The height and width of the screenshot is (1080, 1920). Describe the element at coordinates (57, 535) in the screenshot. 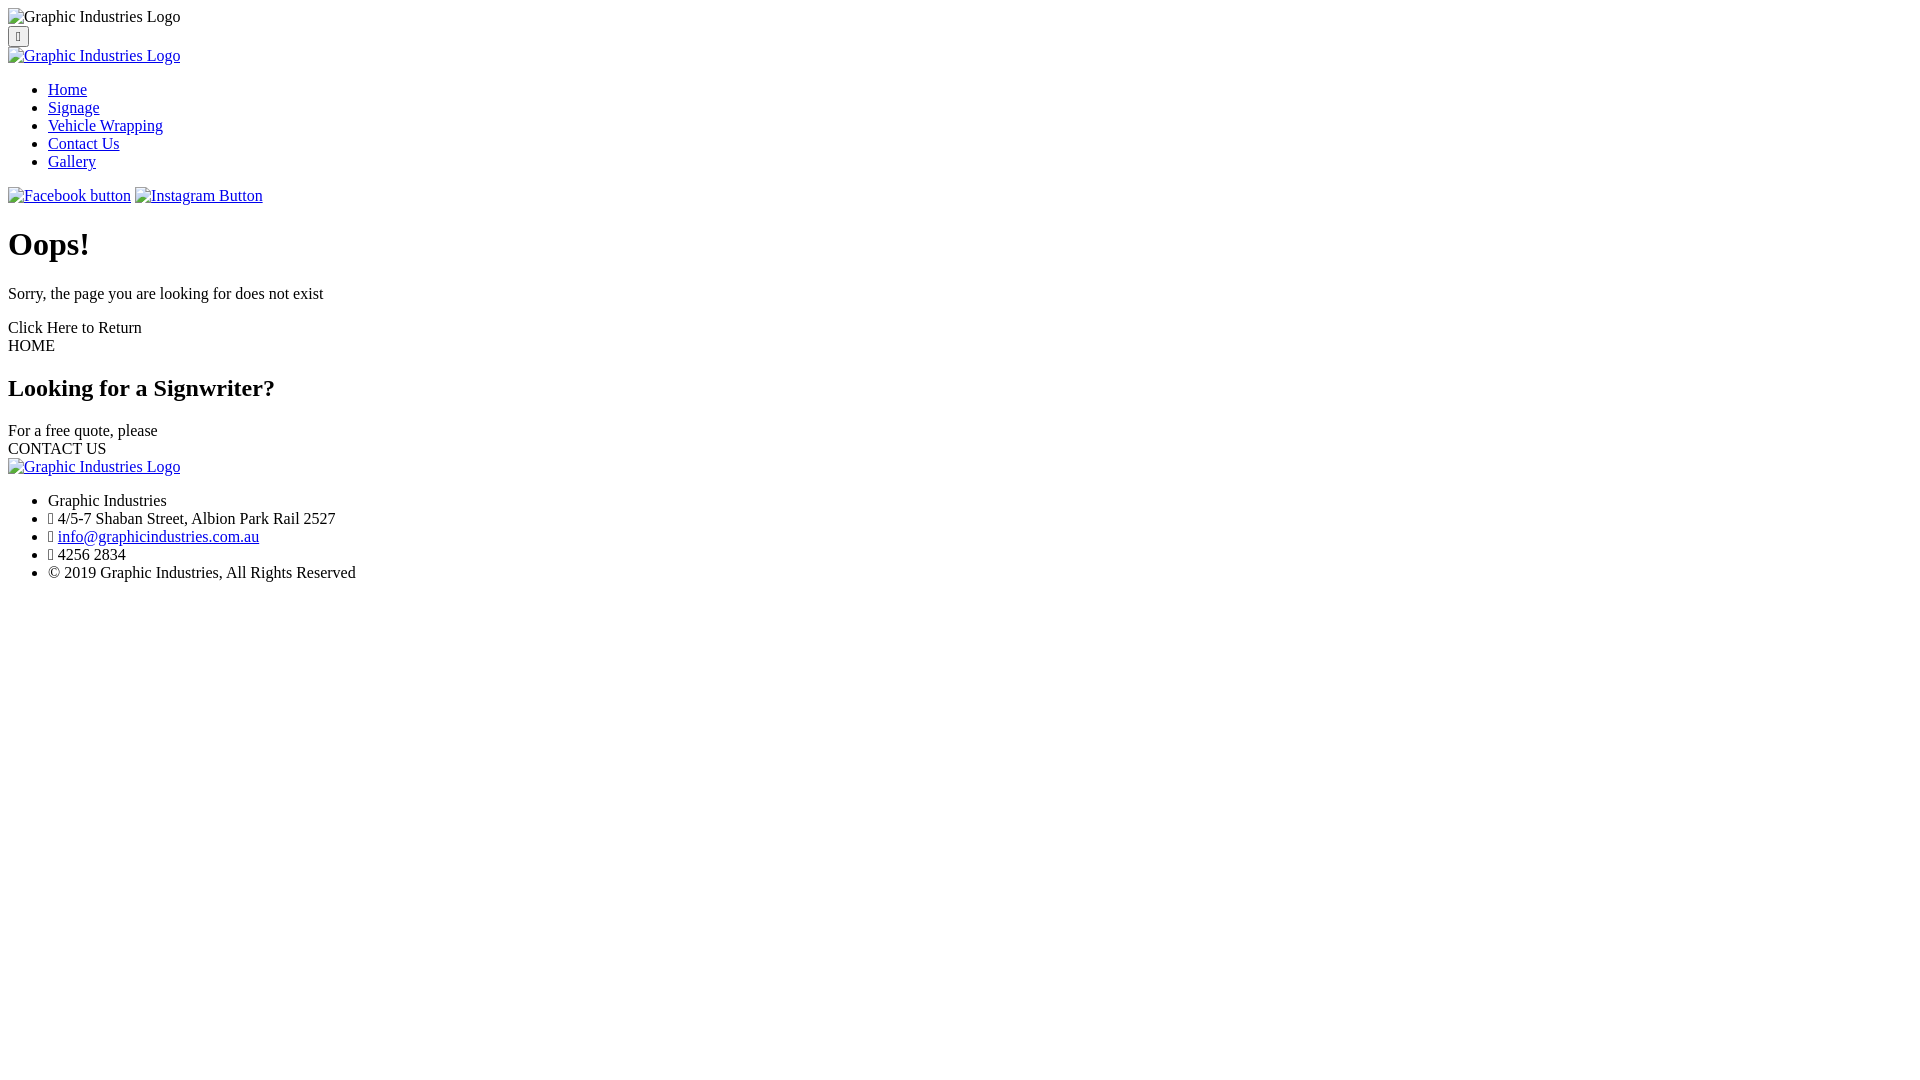

I see `'info@graphicindustries.com.au'` at that location.